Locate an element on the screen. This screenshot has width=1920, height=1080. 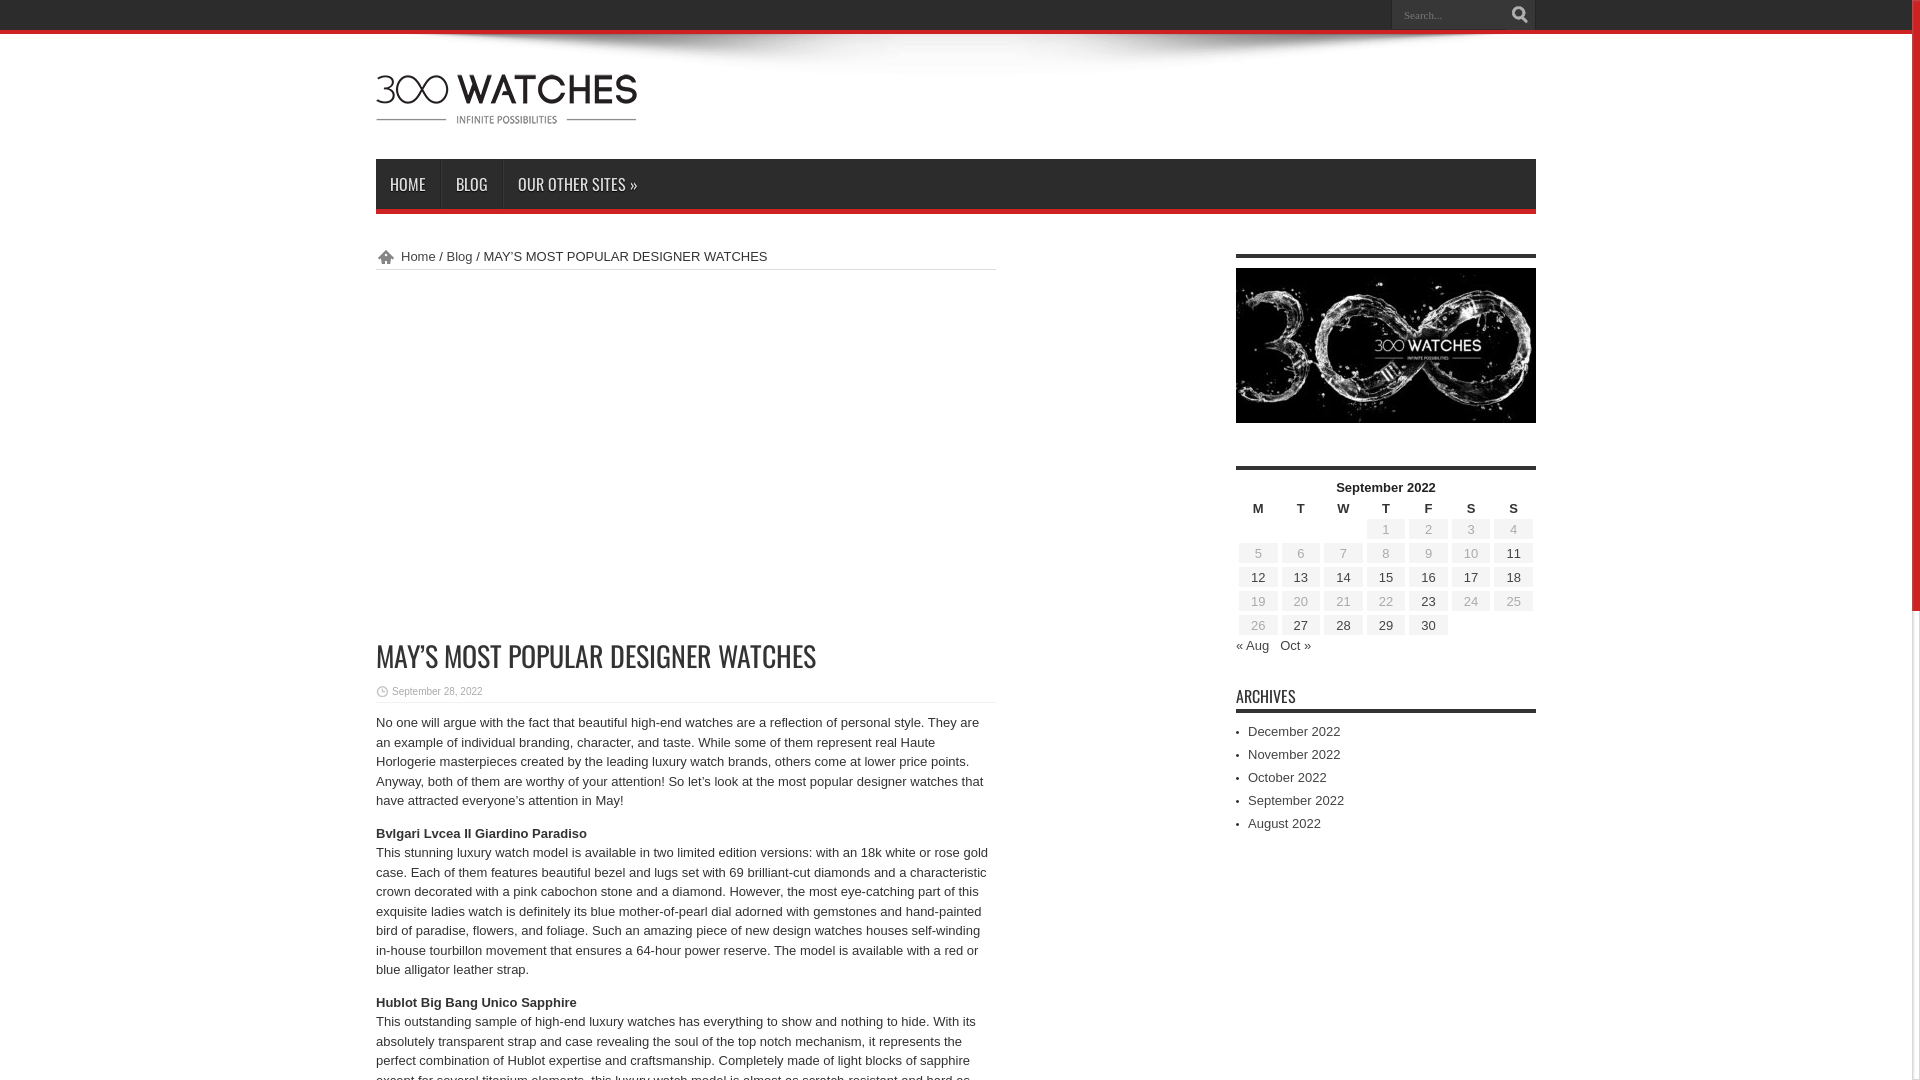
'27' is located at coordinates (1294, 624).